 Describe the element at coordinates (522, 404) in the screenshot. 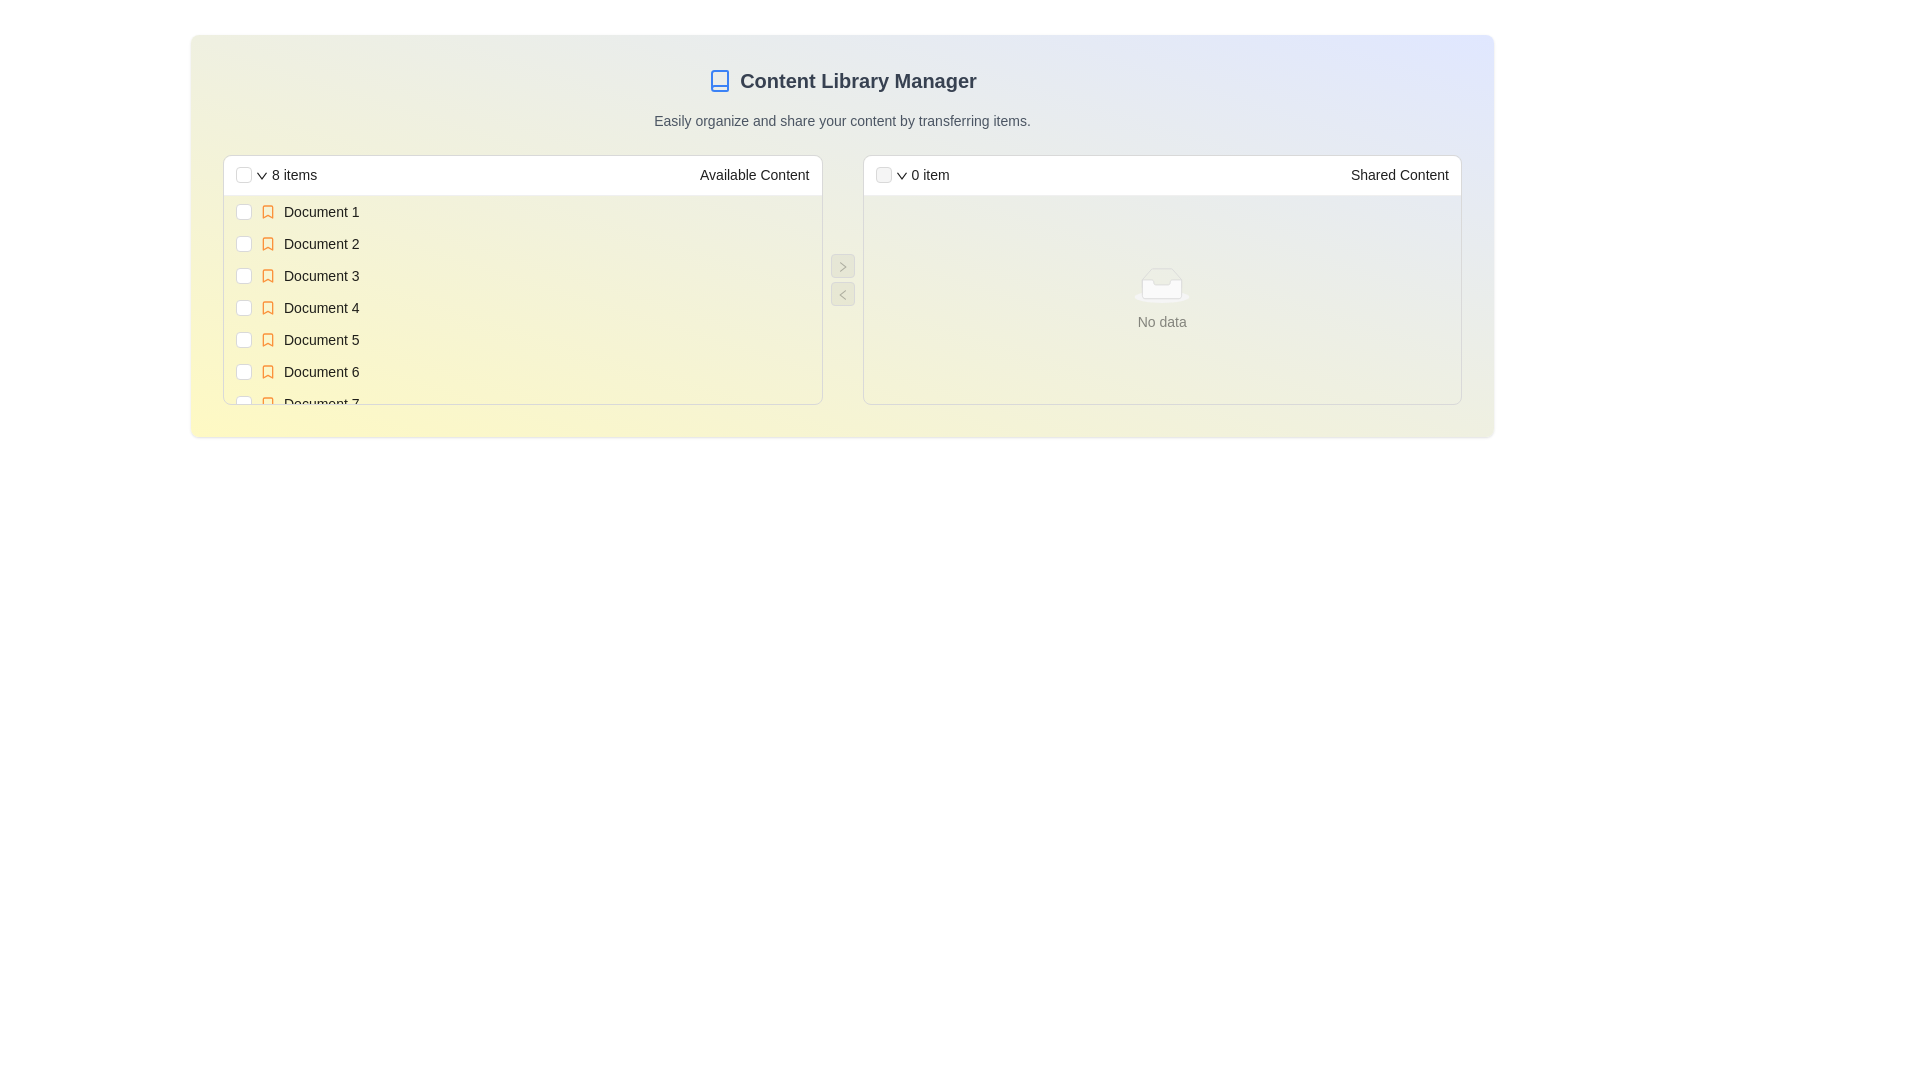

I see `the checkbox labeled 'Document 7' in the transfer list` at that location.